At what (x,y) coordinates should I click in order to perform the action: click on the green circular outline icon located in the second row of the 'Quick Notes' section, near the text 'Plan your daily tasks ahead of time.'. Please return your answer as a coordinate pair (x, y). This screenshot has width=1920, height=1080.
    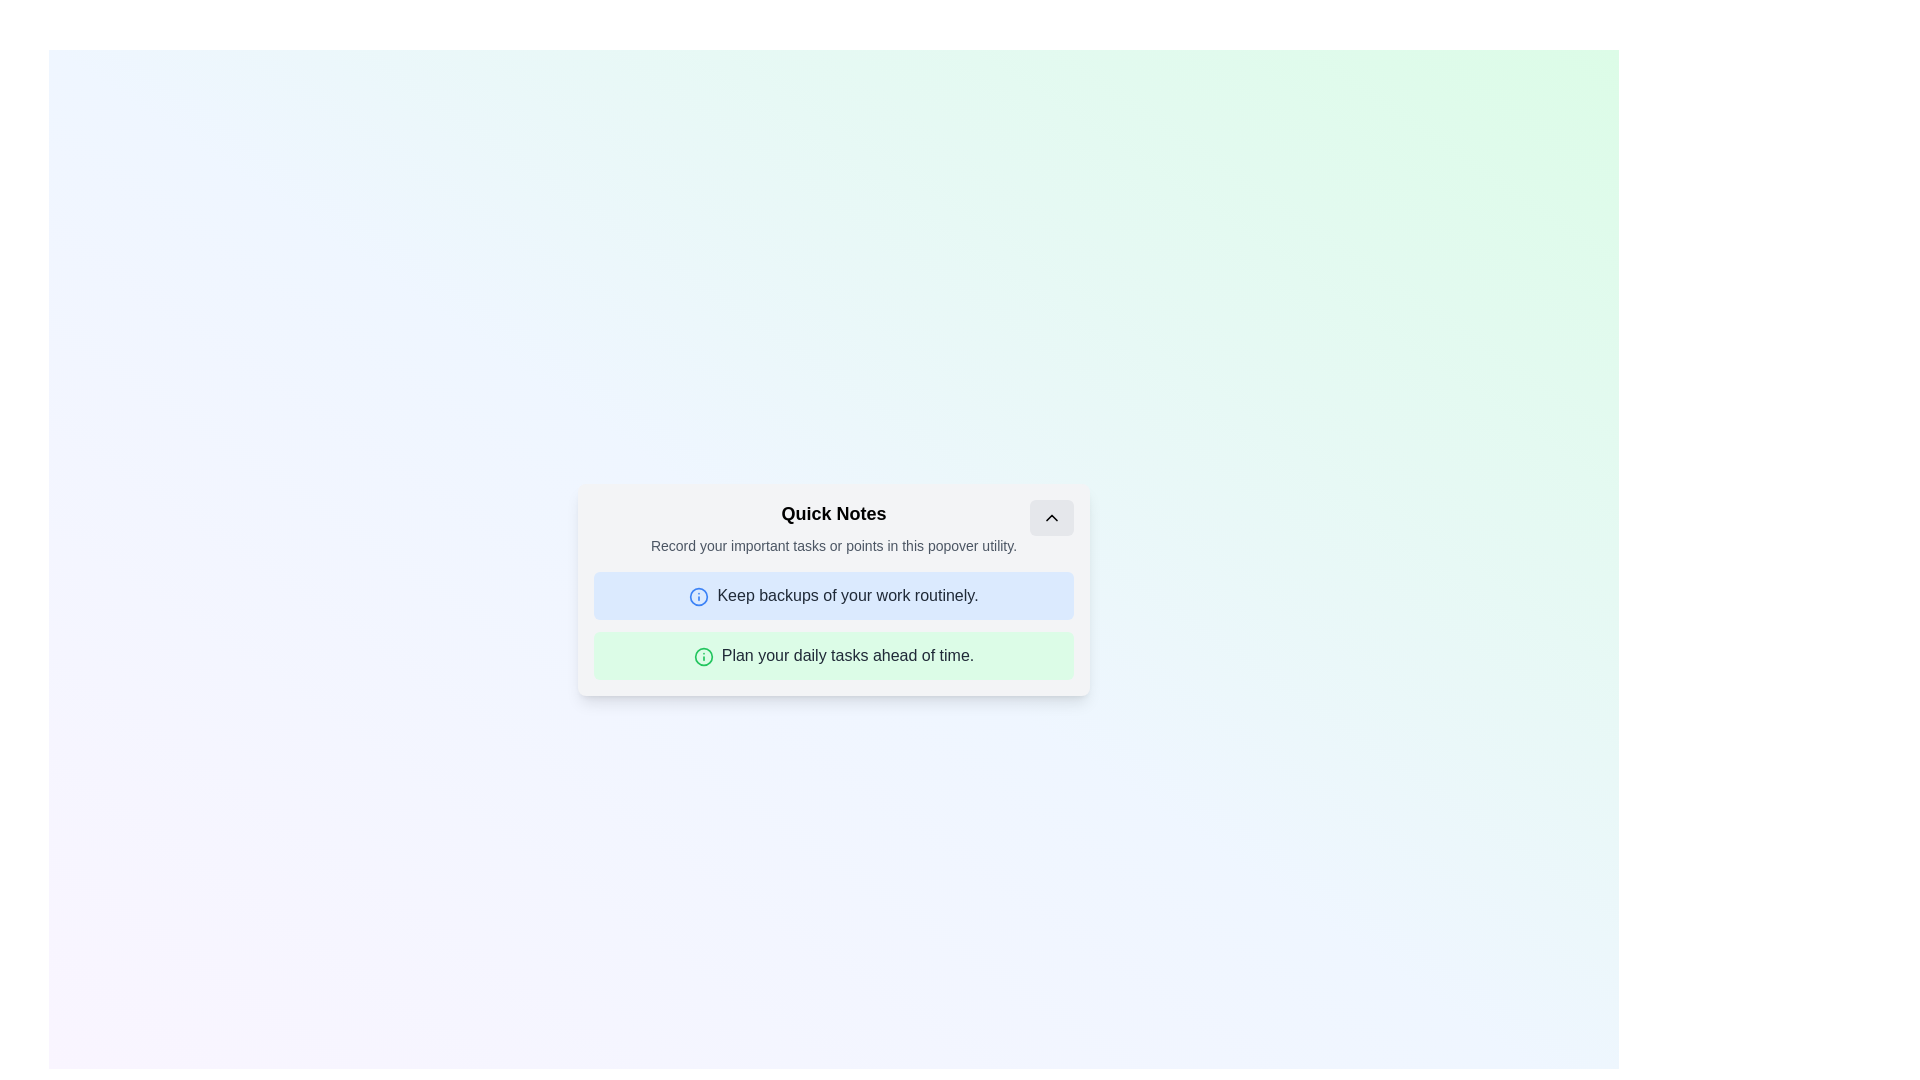
    Looking at the image, I should click on (703, 656).